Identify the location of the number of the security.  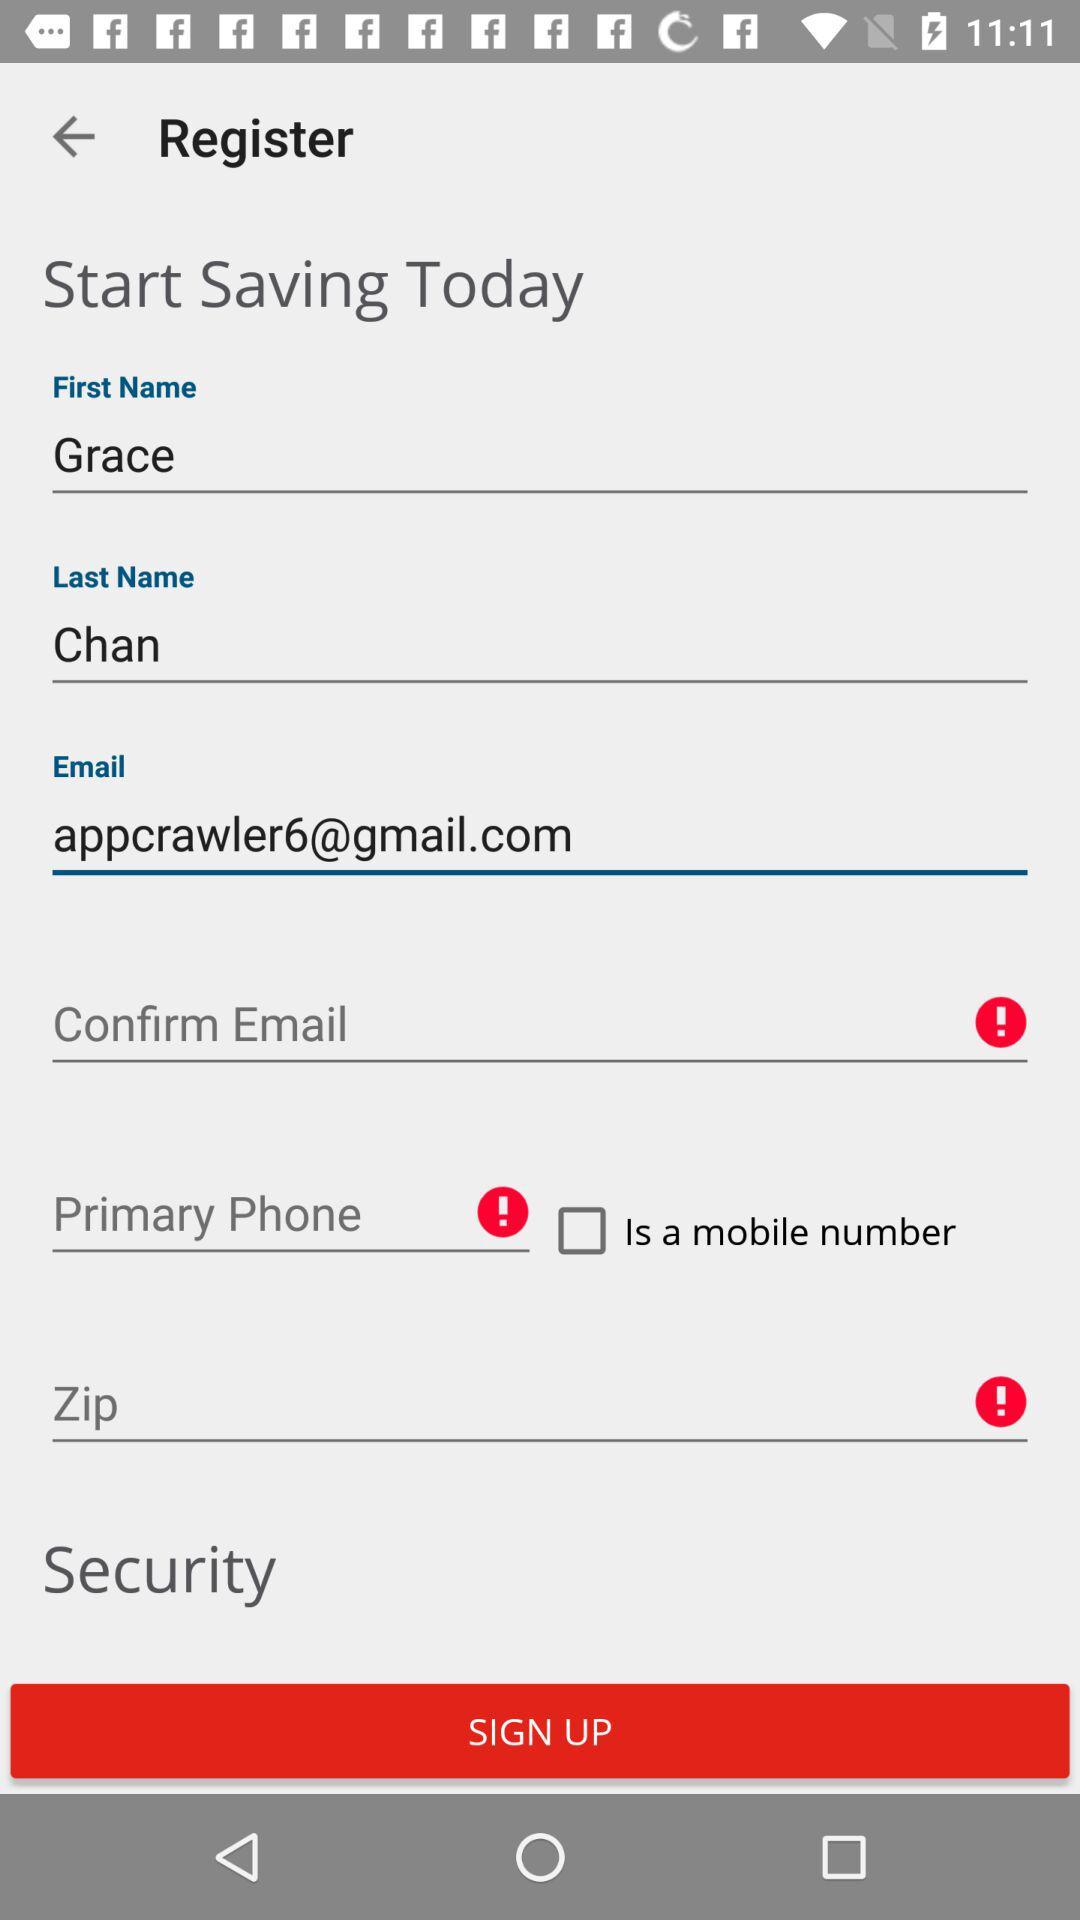
(290, 1212).